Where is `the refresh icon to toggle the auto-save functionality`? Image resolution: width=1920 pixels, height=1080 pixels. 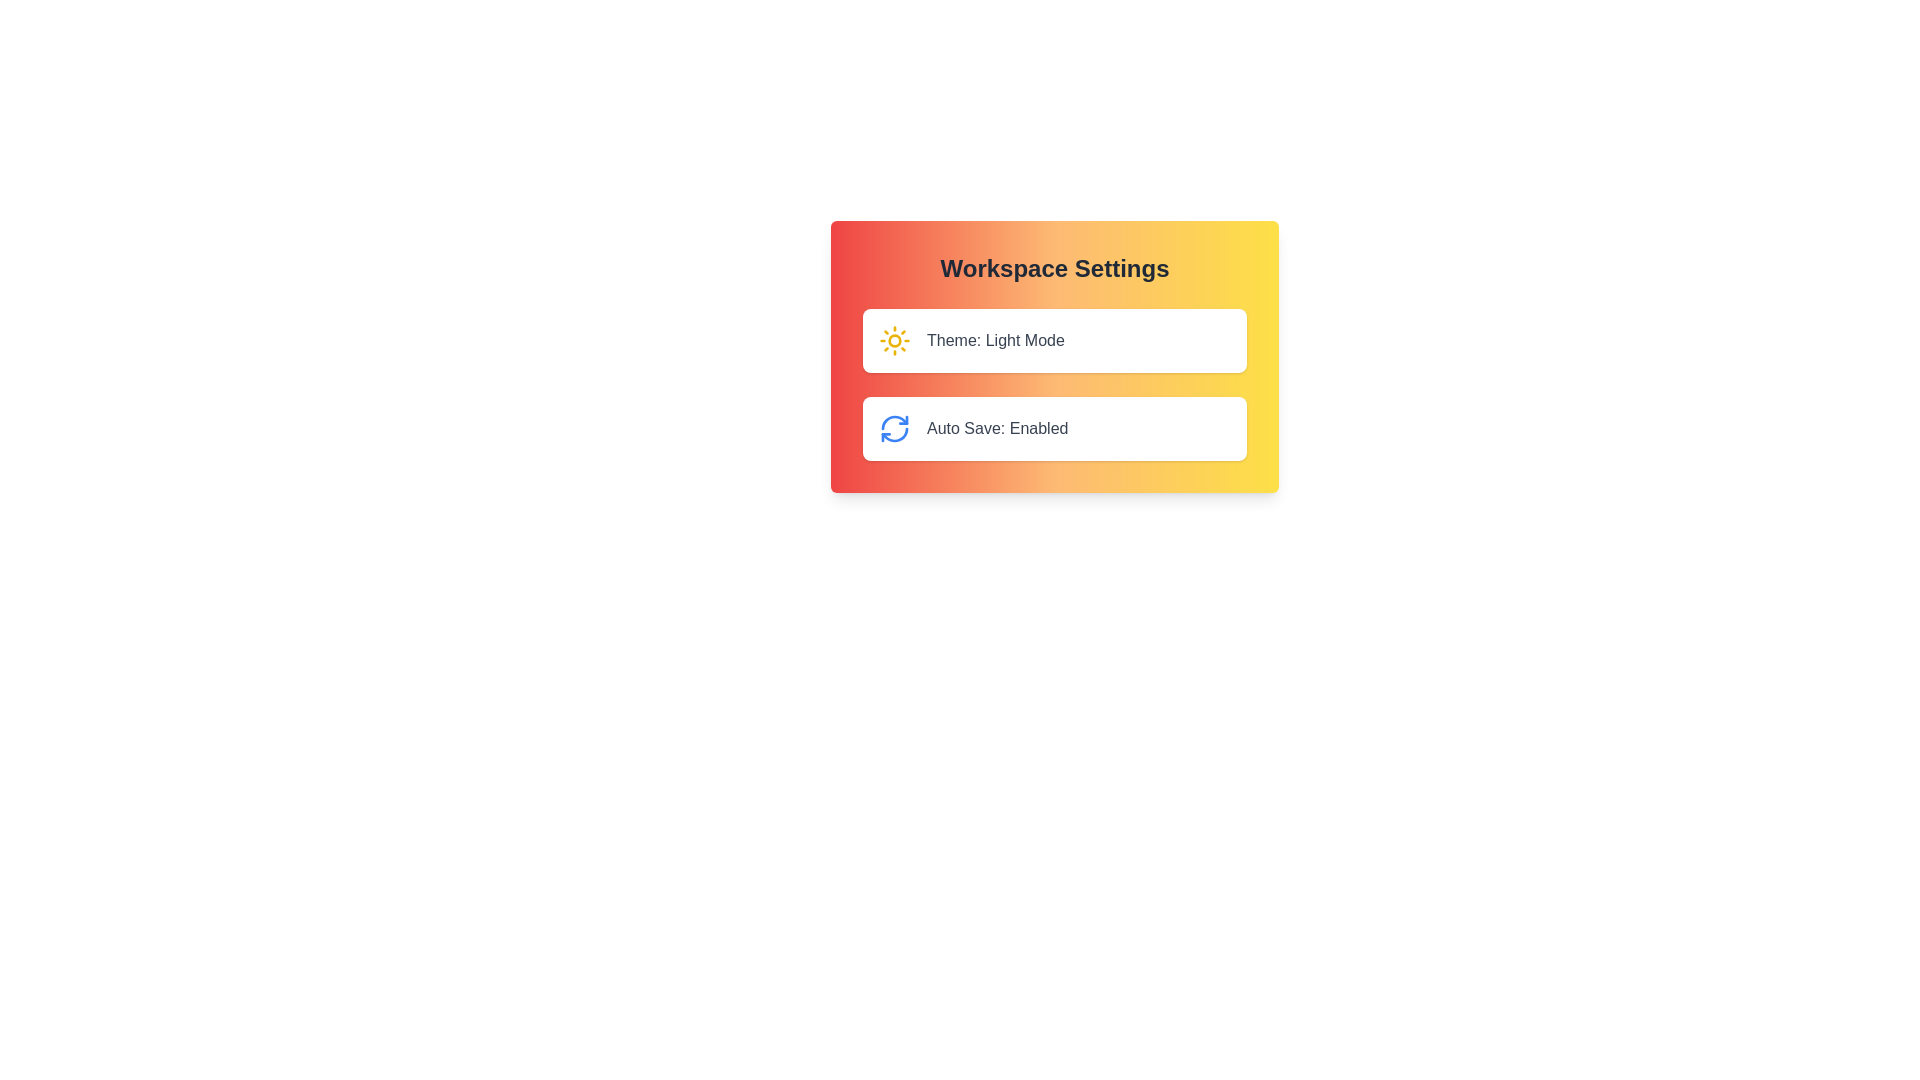 the refresh icon to toggle the auto-save functionality is located at coordinates (893, 427).